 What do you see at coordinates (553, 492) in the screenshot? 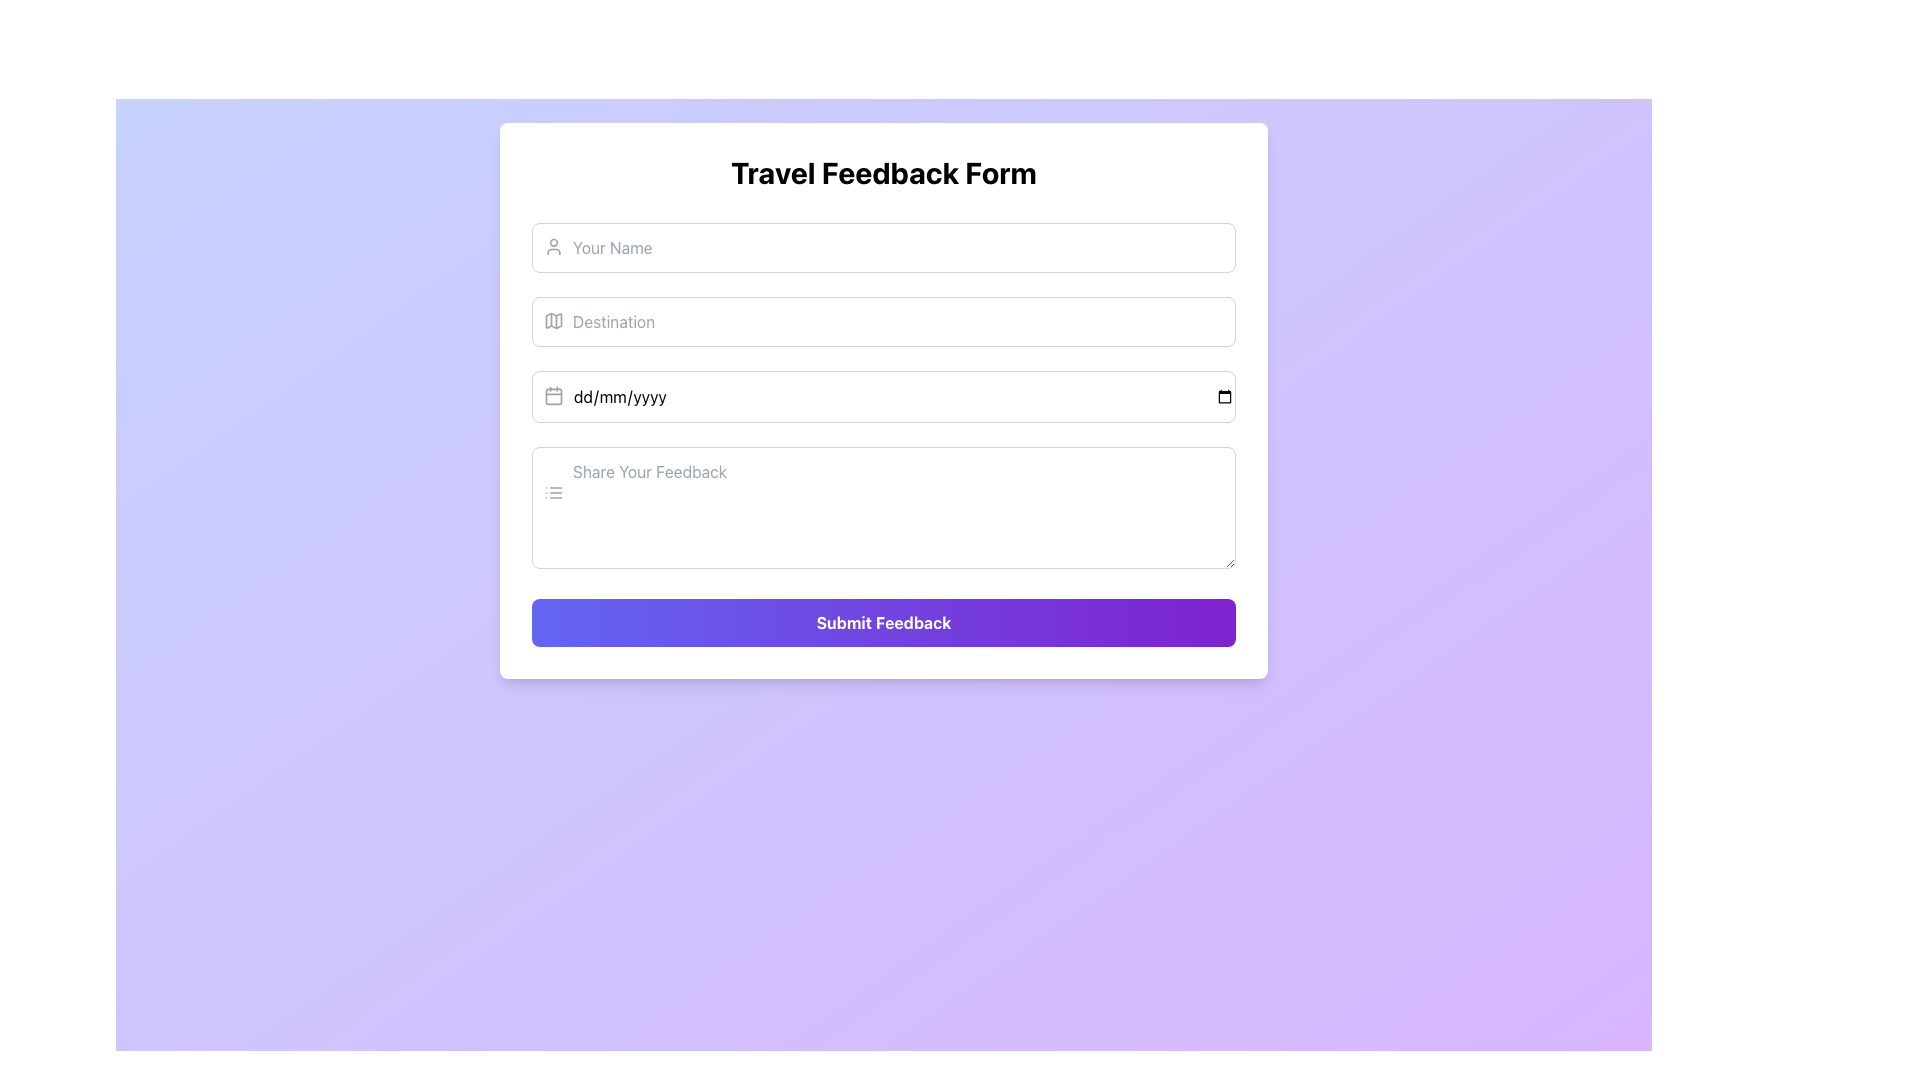
I see `the list icon element, which is characterized by three horizontal lines stacked vertically, located to the left of the 'Share Your Feedback' input box` at bounding box center [553, 492].